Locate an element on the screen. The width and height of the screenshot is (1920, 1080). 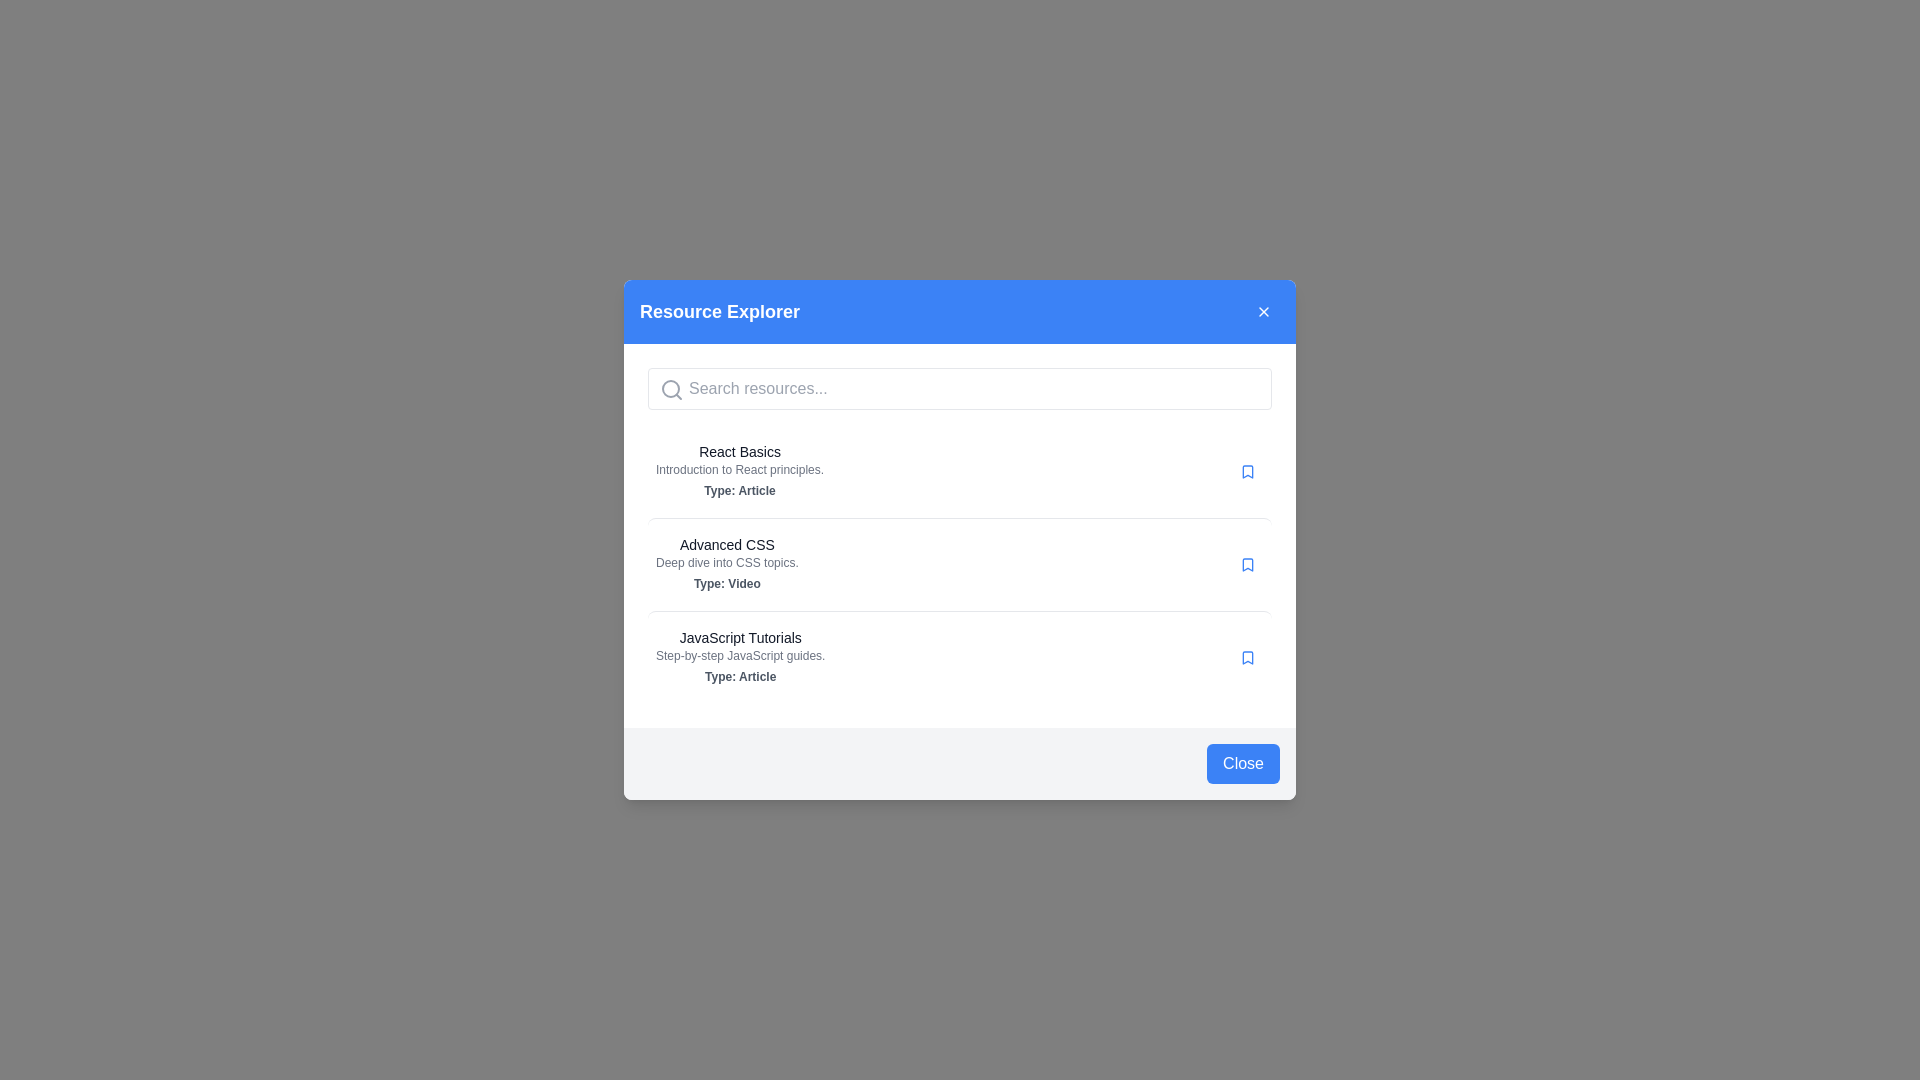
the small, circular button with a blue bookmark icon in the center, located in the top-right corner of the 'React Basics' card, to bookmark or unbookmark the item is located at coordinates (1247, 471).